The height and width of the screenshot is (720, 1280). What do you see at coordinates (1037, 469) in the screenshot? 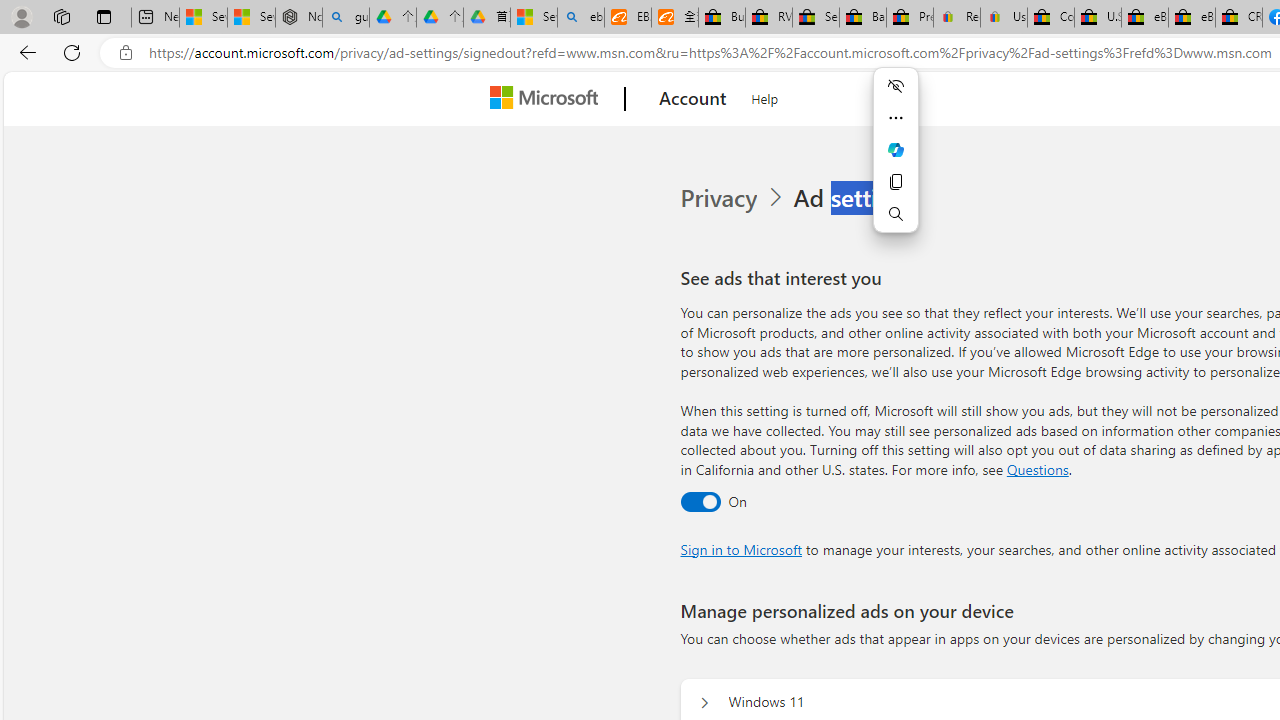
I see `'Go to Questions section'` at bounding box center [1037, 469].